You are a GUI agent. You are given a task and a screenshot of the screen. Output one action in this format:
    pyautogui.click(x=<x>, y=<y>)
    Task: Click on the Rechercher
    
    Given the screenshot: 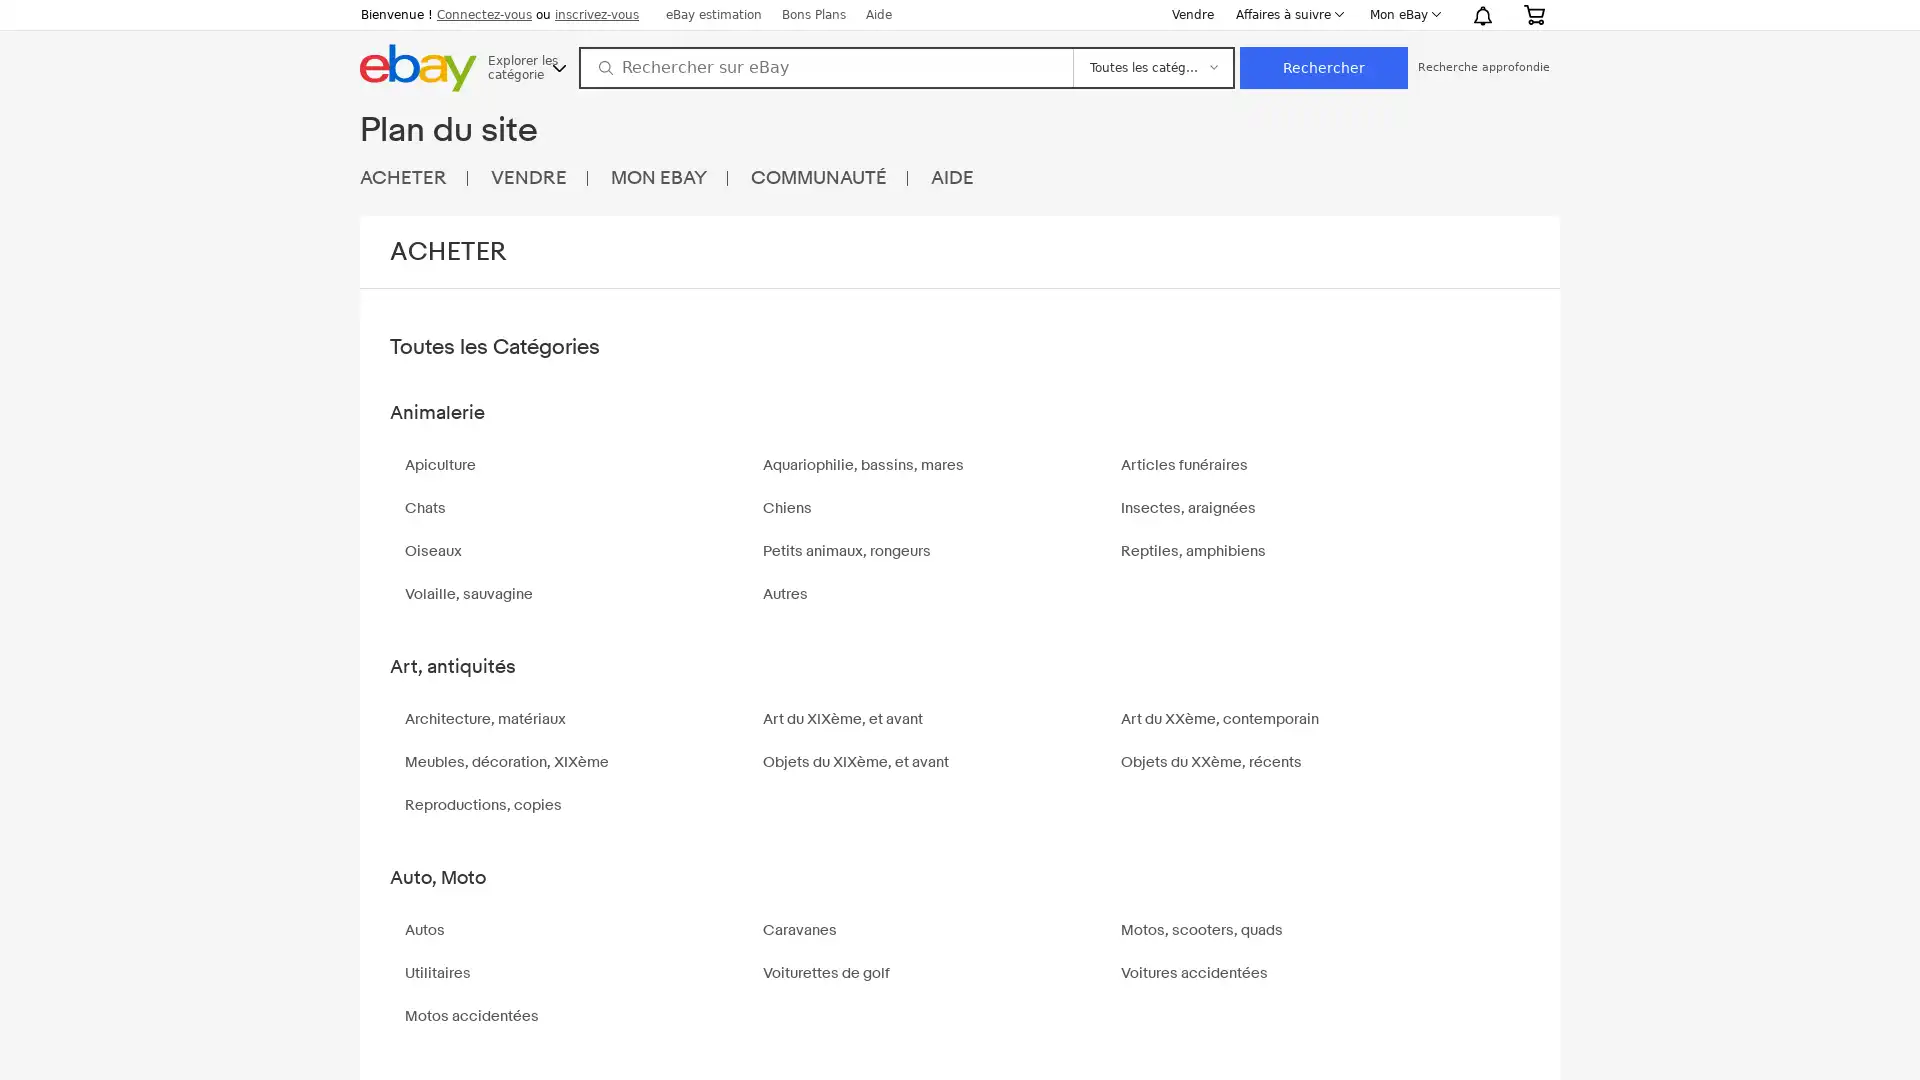 What is the action you would take?
    pyautogui.click(x=1324, y=67)
    